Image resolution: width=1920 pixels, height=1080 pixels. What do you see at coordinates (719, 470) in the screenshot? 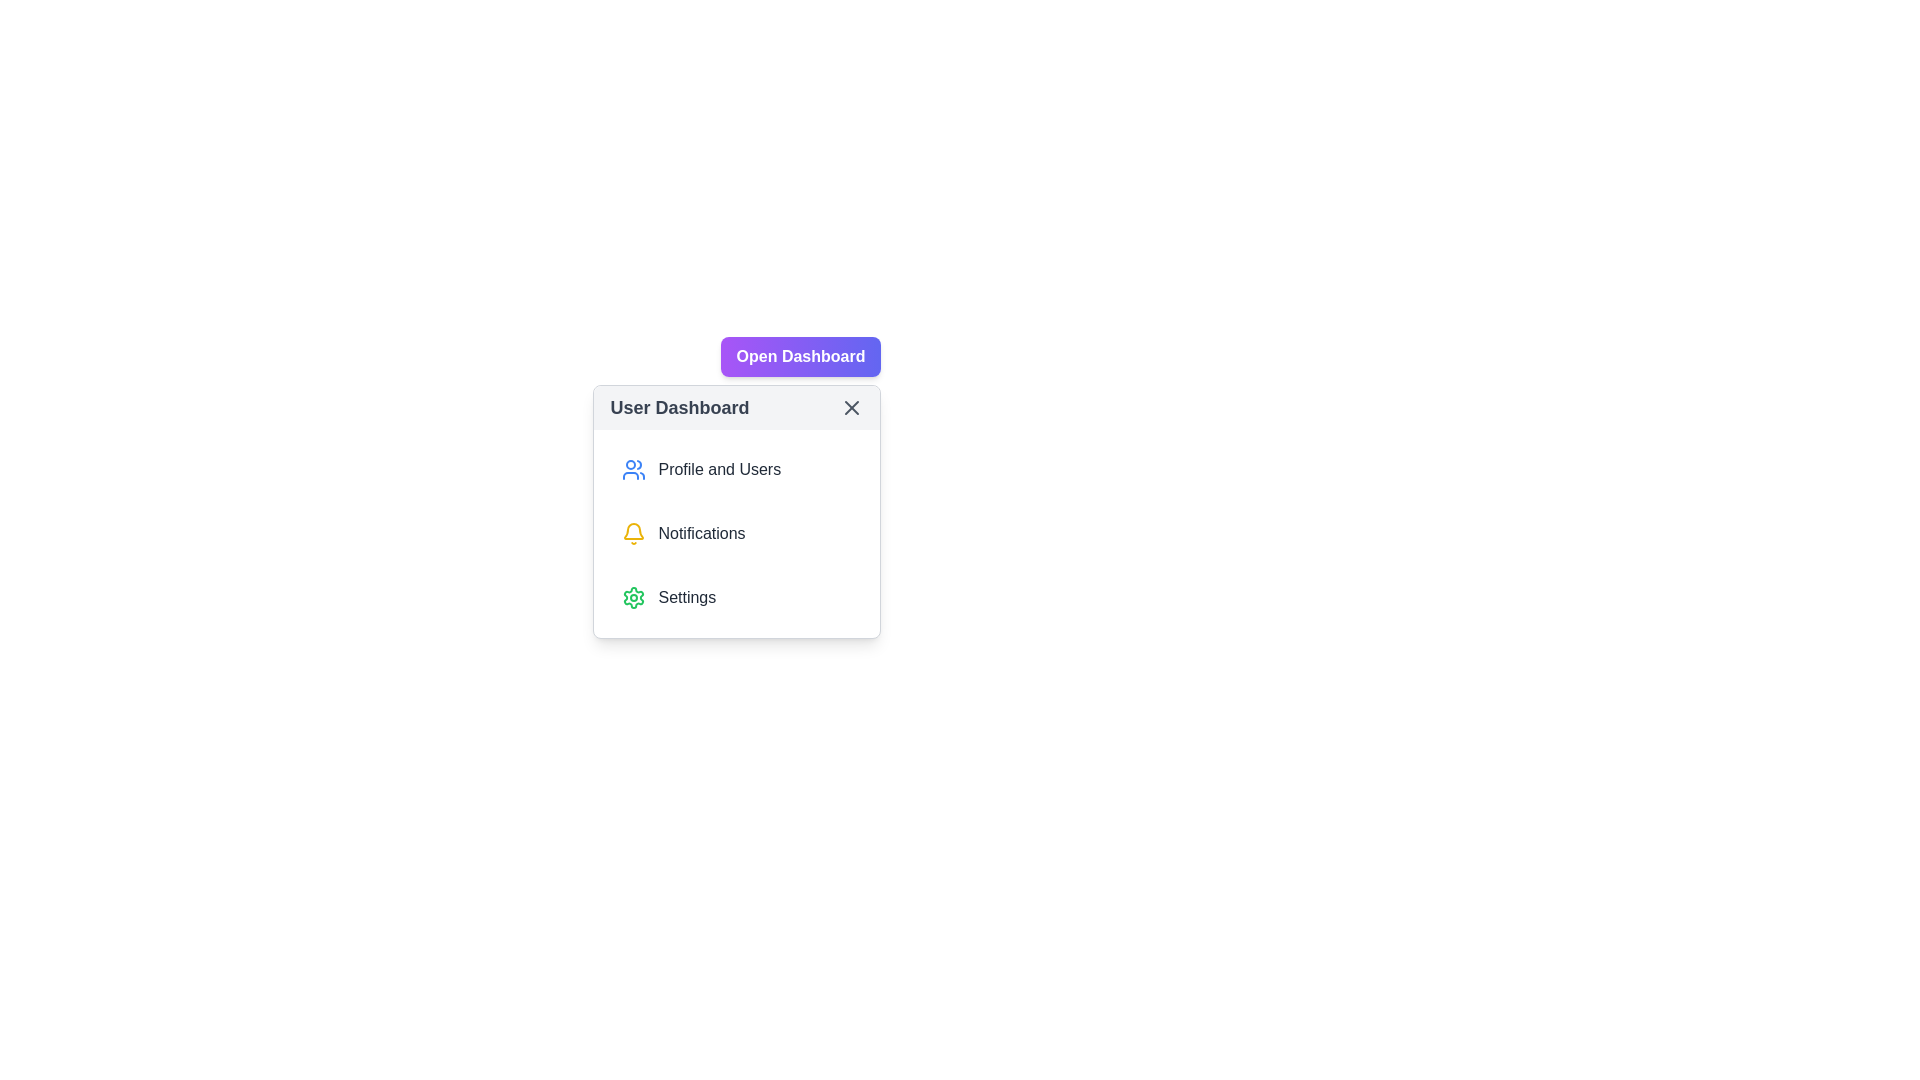
I see `the 'Profile and Users' text label in the User Dashboard` at bounding box center [719, 470].